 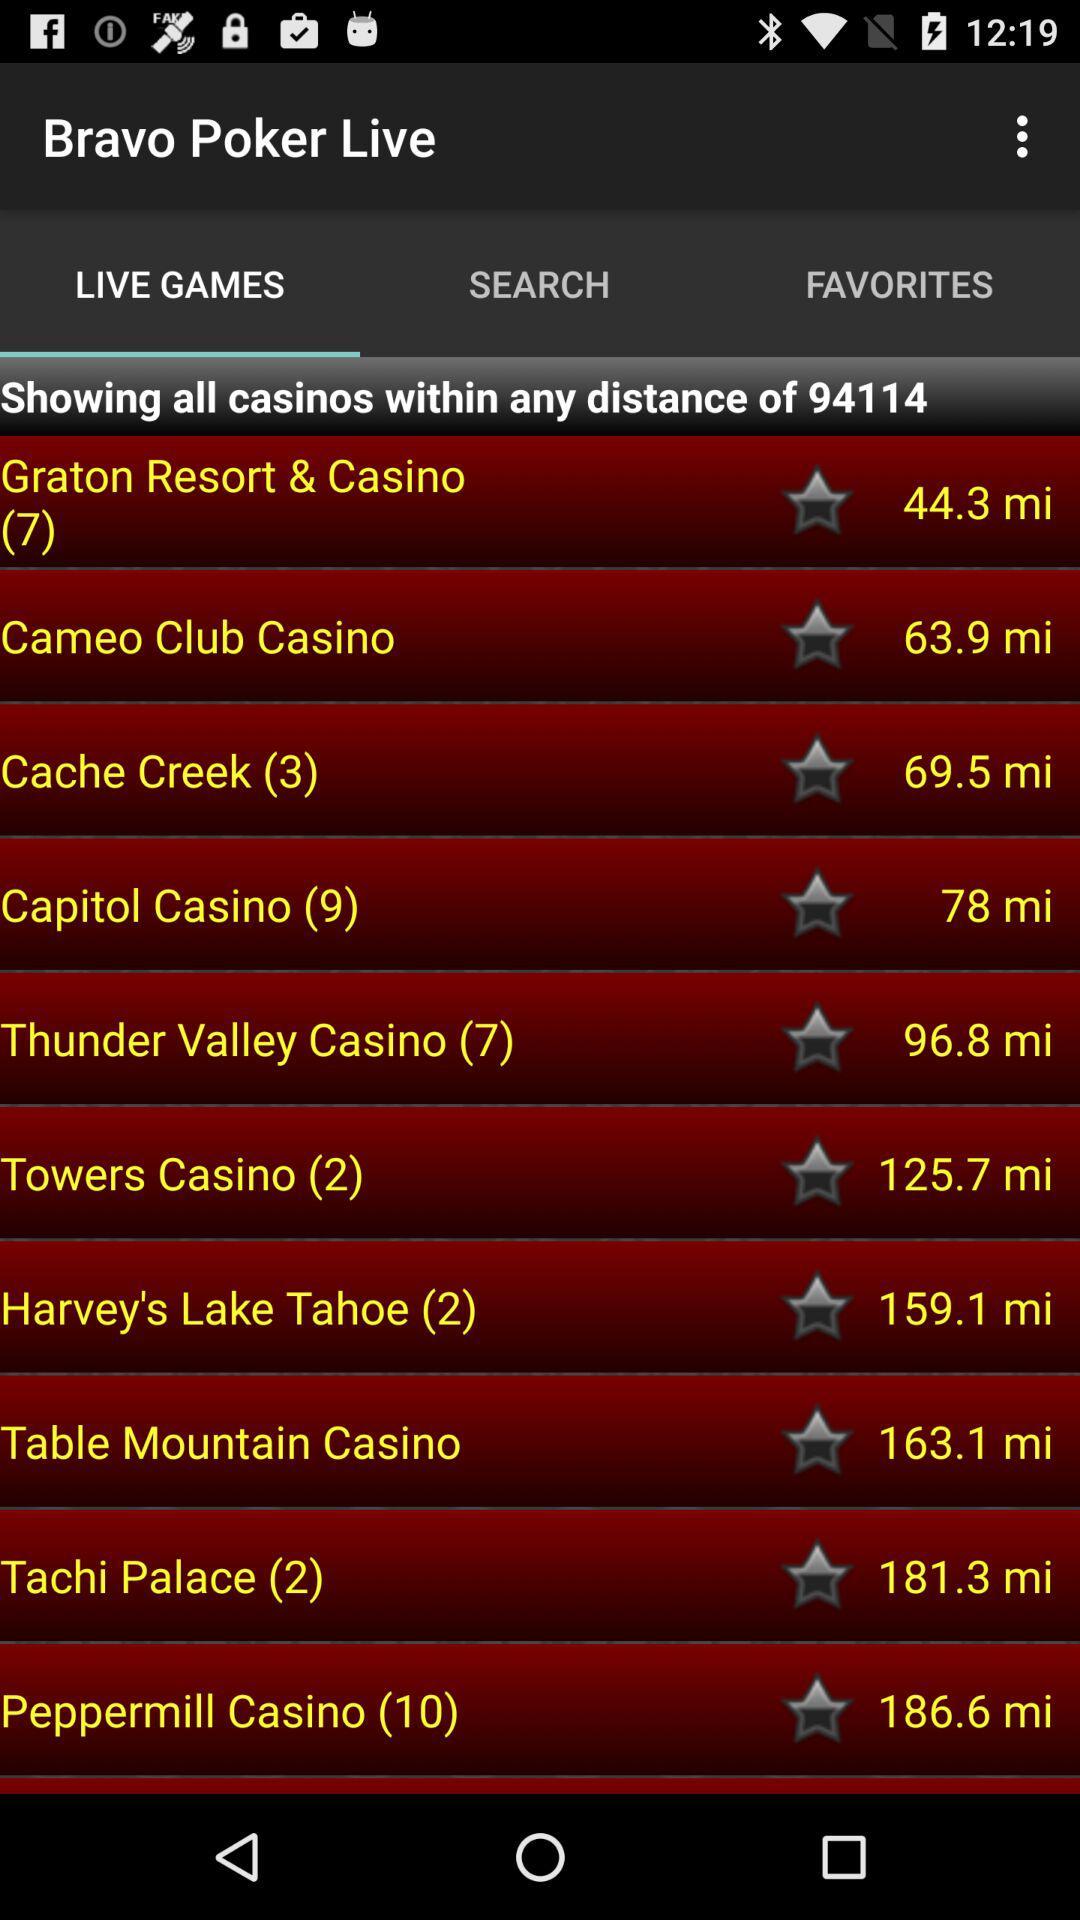 What do you see at coordinates (261, 1038) in the screenshot?
I see `the icon above the towers casino (2) item` at bounding box center [261, 1038].